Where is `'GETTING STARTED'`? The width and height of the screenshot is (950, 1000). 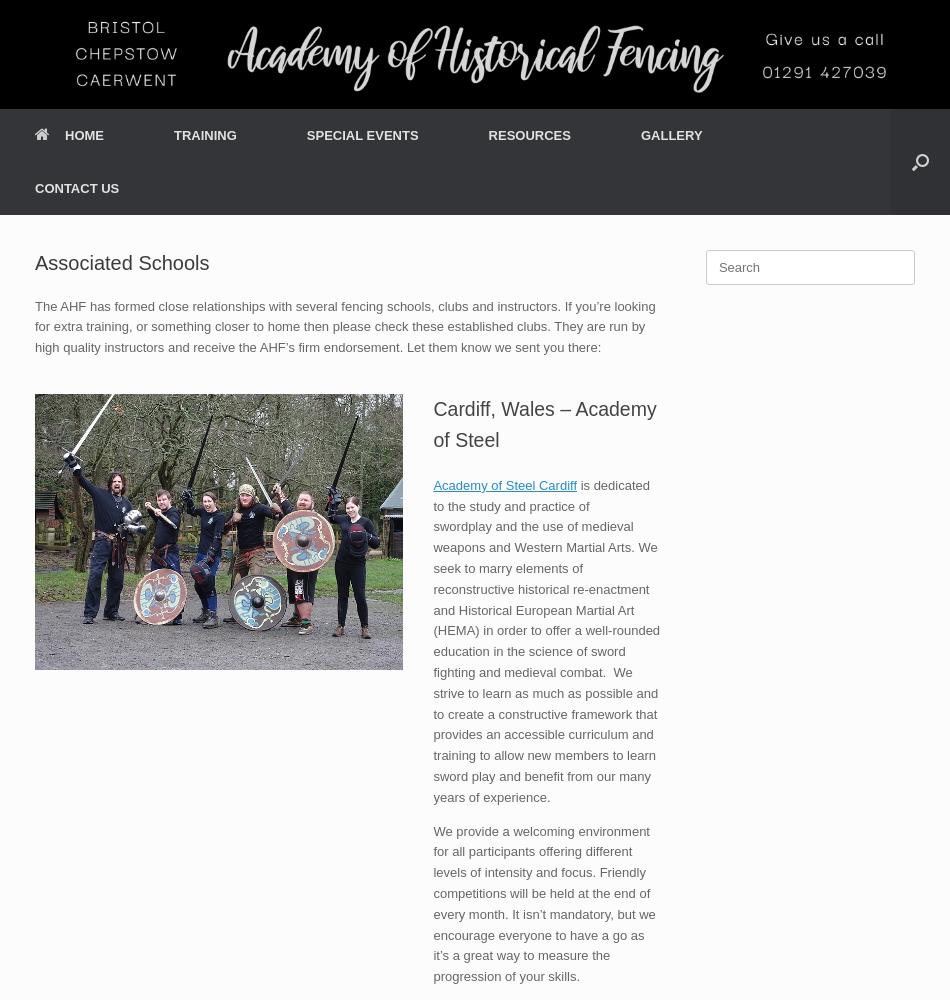
'GETTING STARTED' is located at coordinates (219, 182).